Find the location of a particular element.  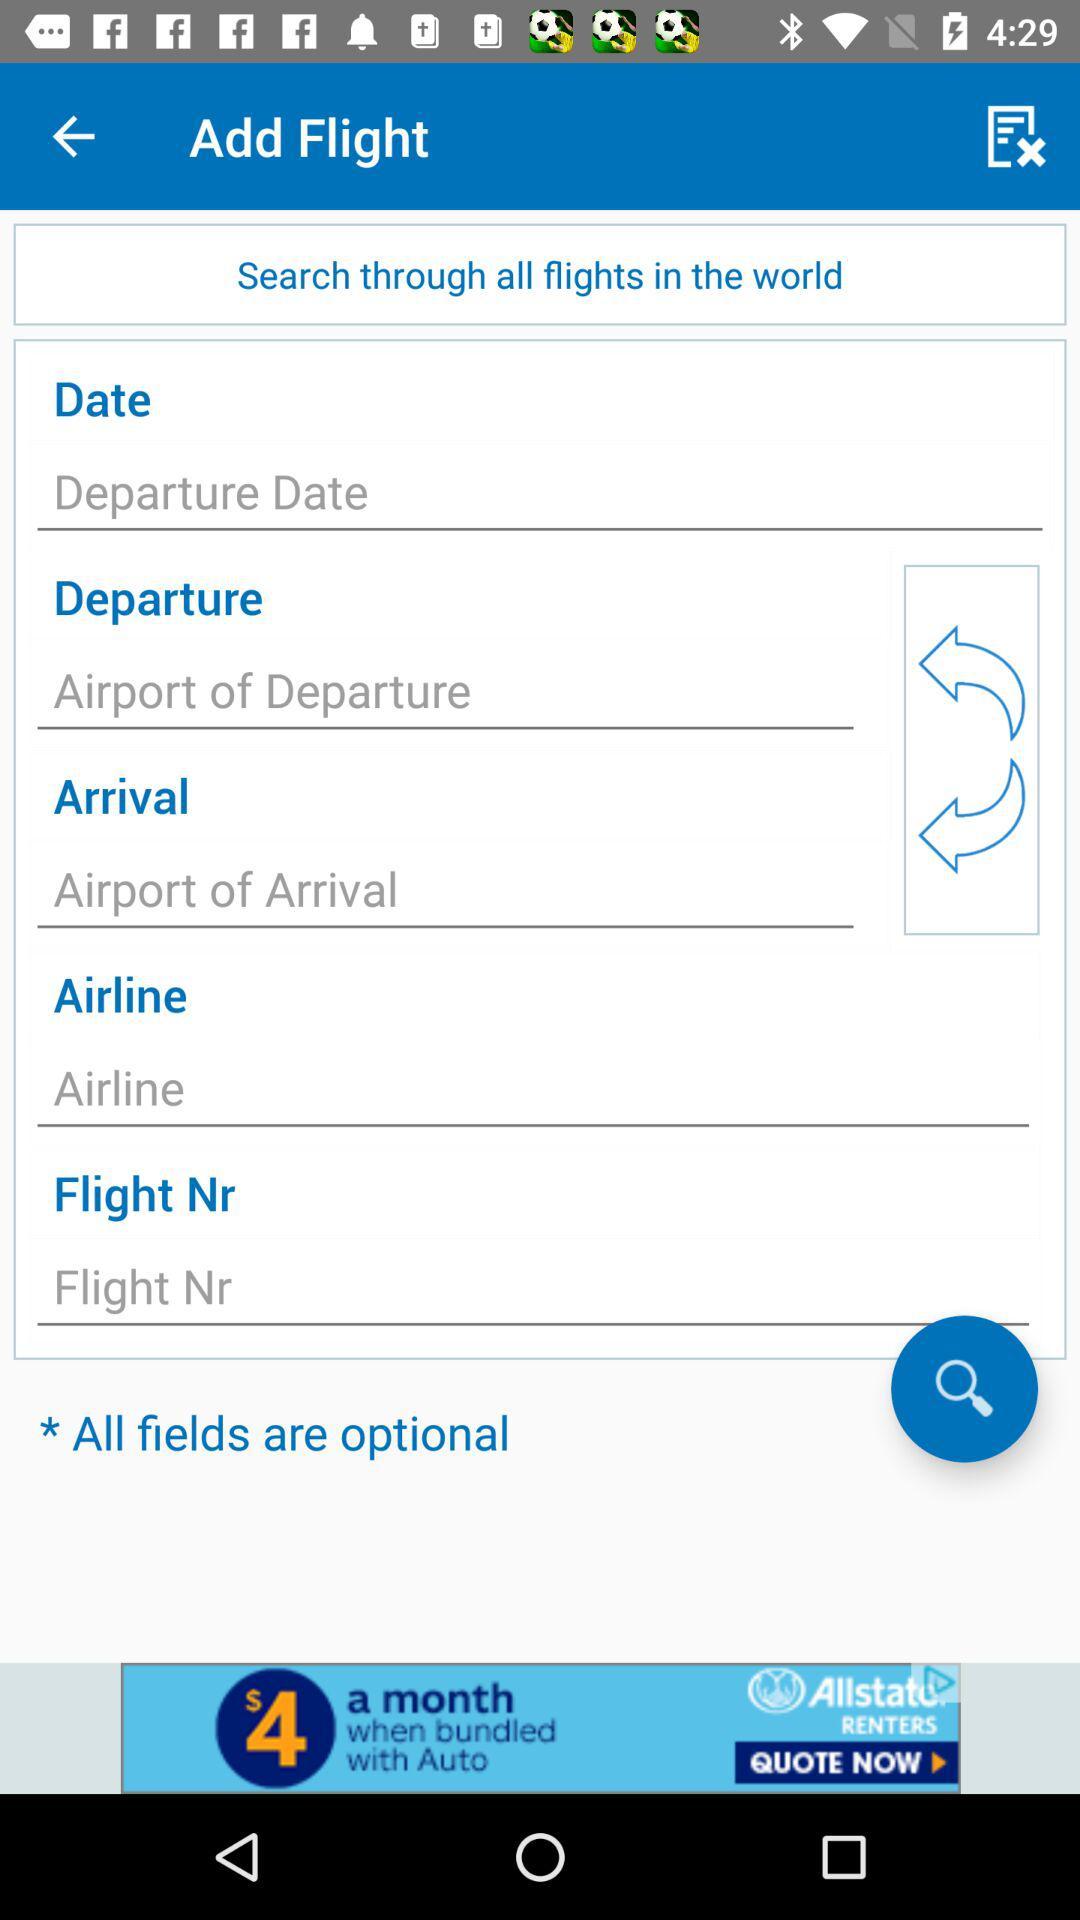

to fill date of source is located at coordinates (540, 497).